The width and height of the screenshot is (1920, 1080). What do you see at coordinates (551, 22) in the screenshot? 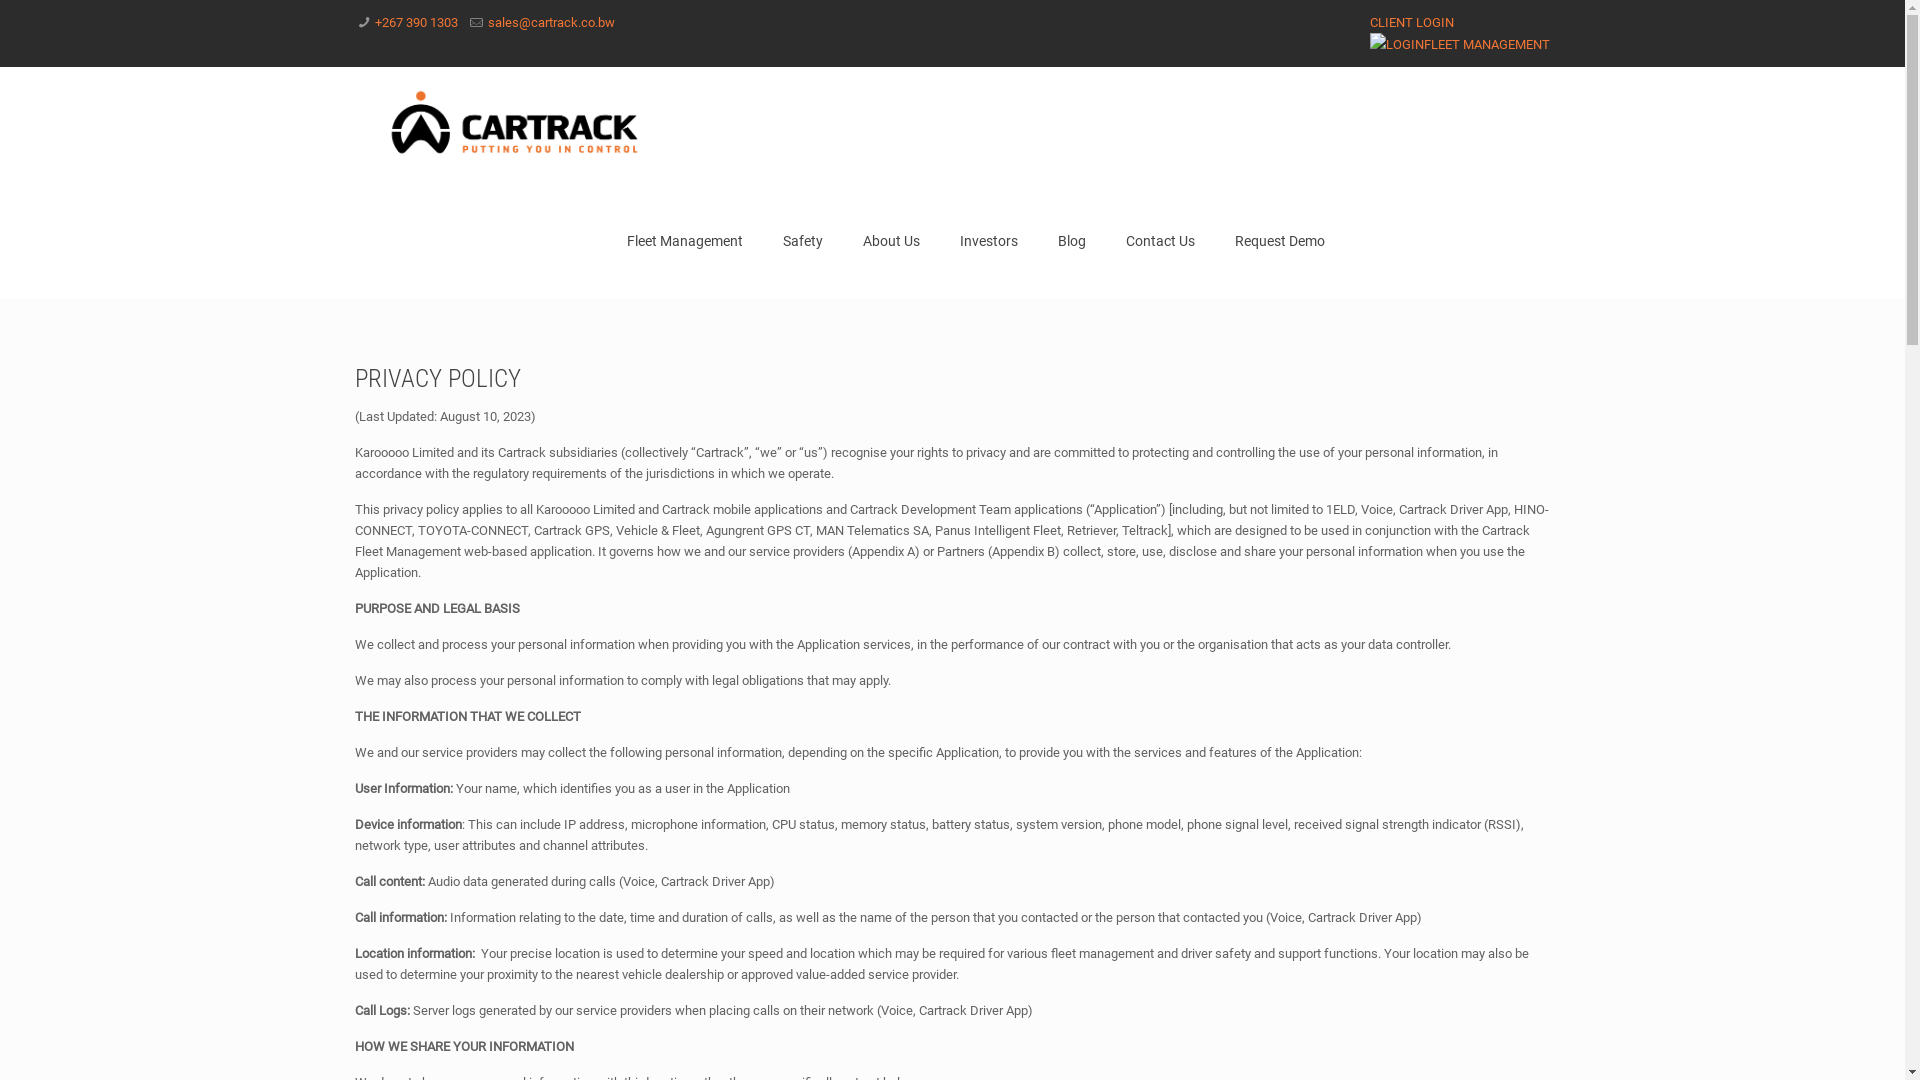
I see `'sales@cartrack.co.bw'` at bounding box center [551, 22].